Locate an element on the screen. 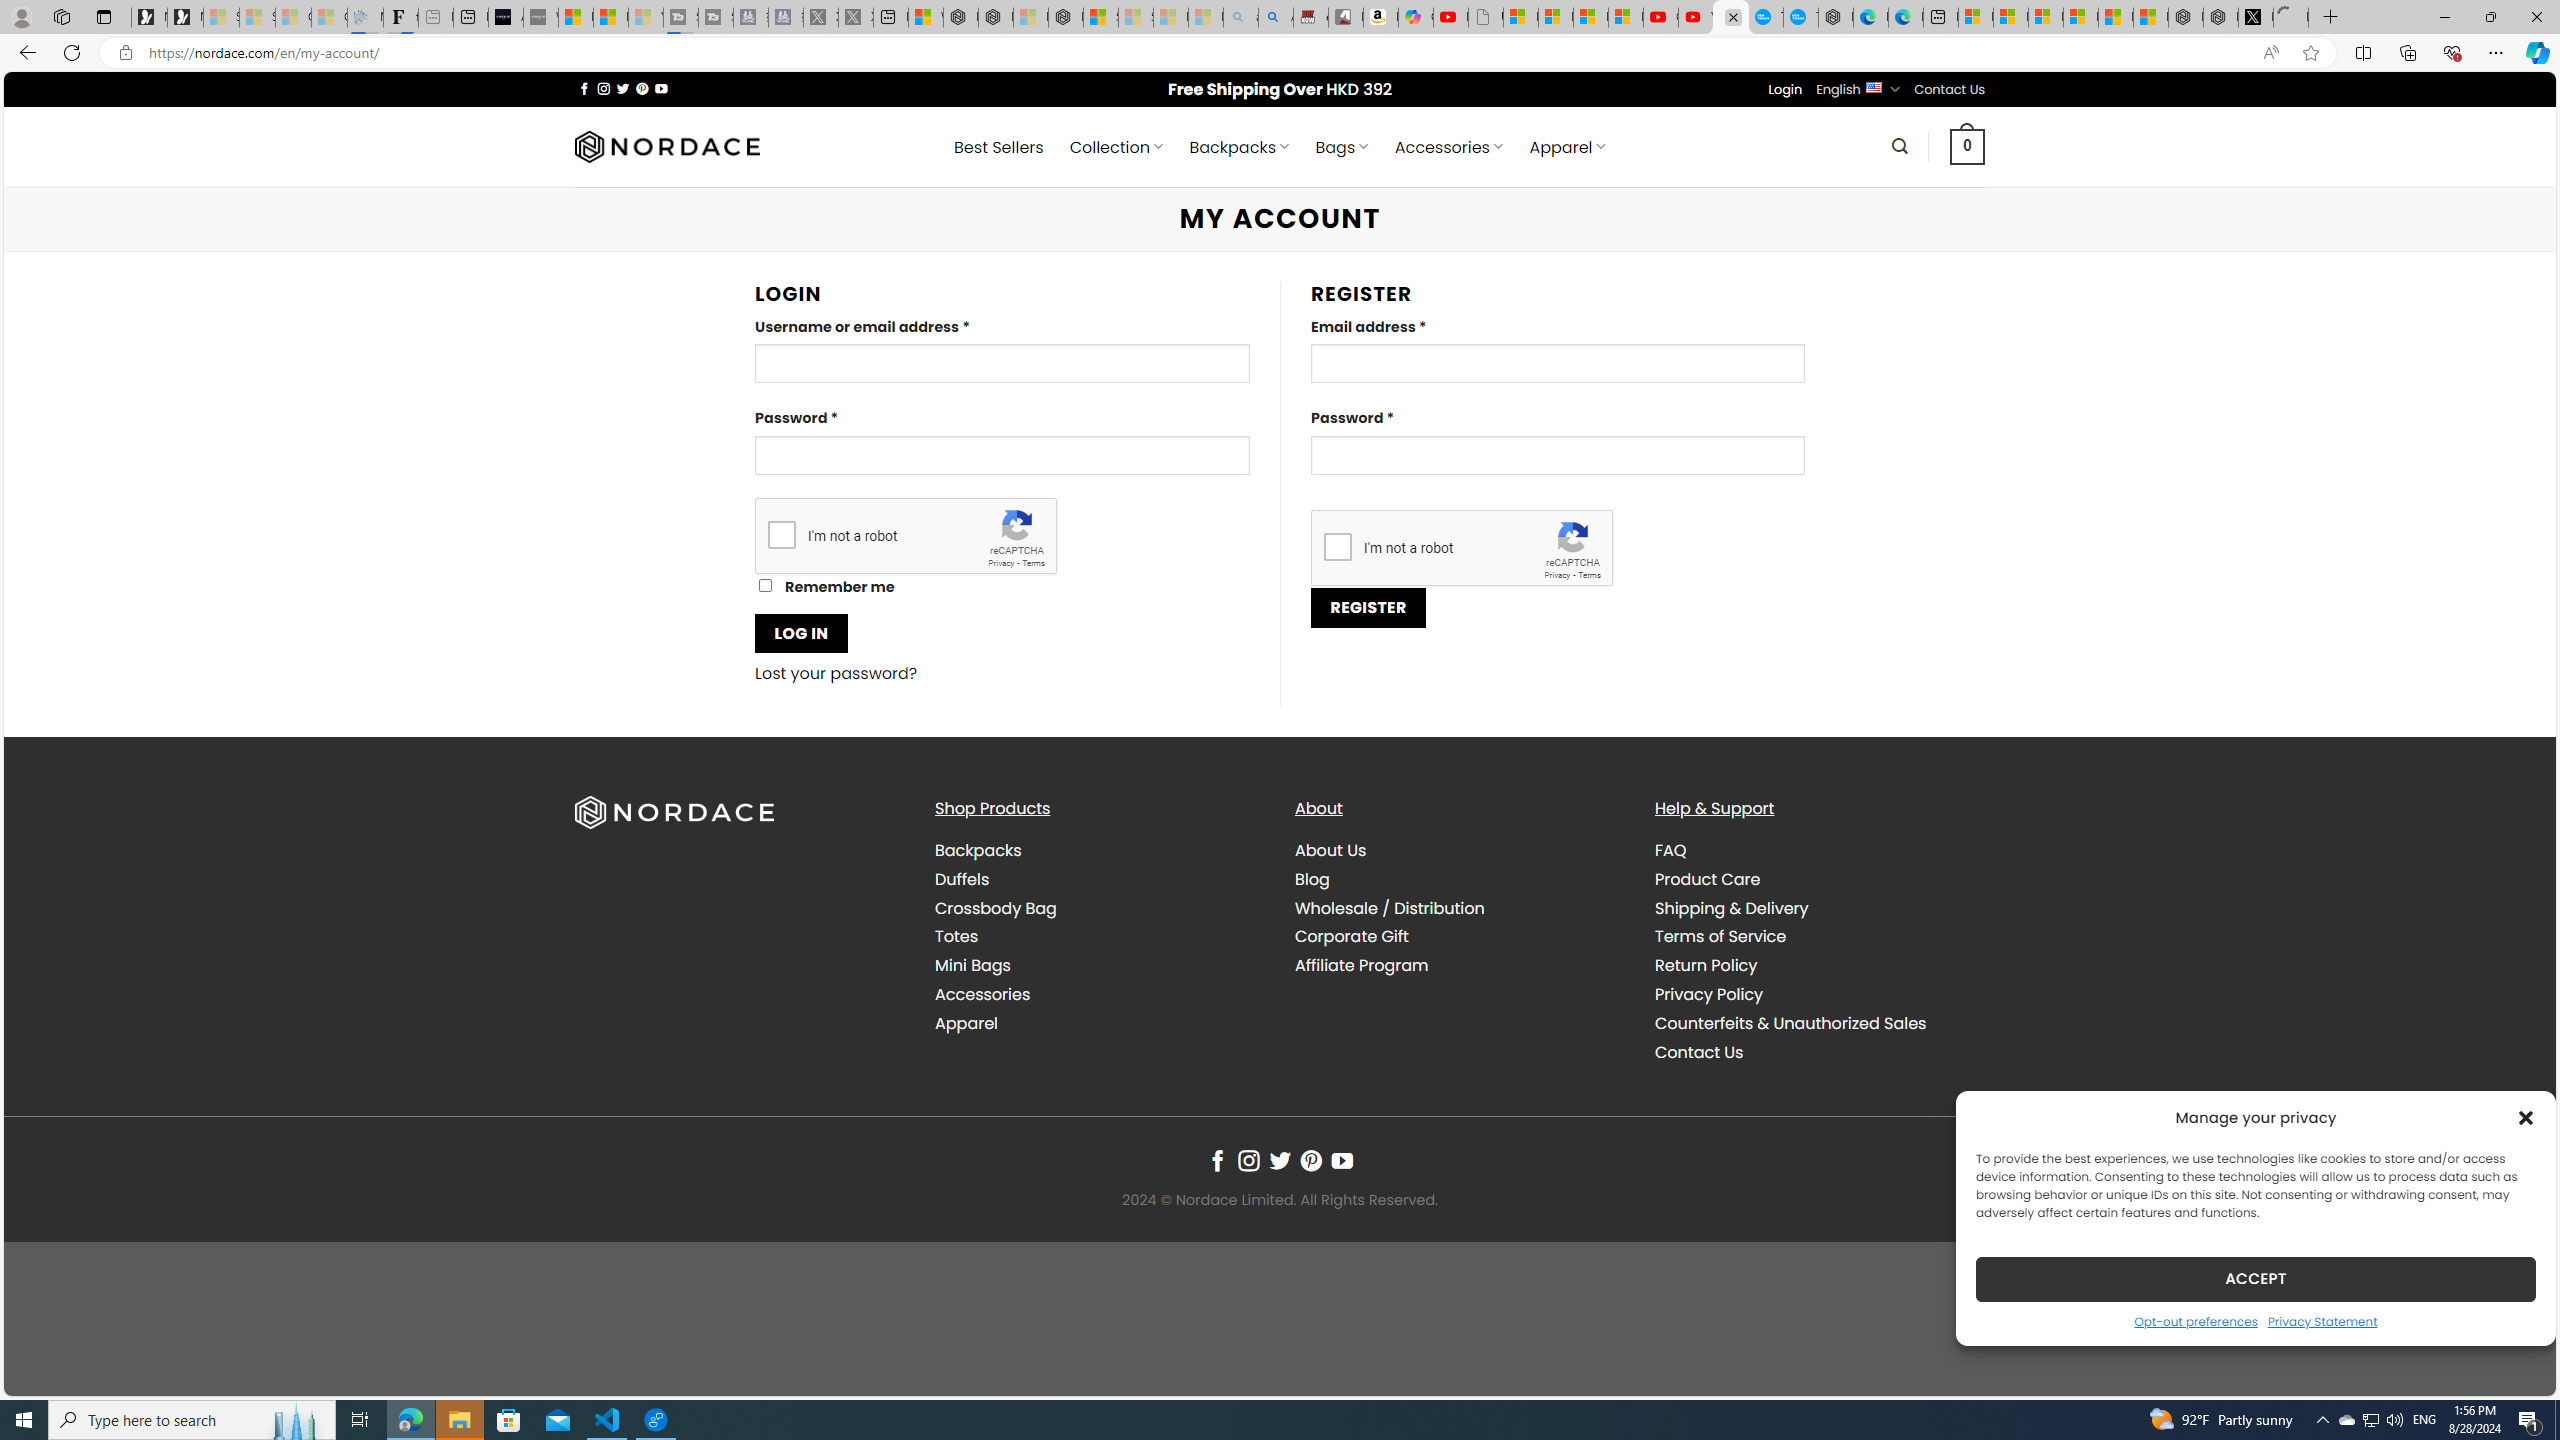 The width and height of the screenshot is (2560, 1440). 'Blog' is located at coordinates (1312, 878).